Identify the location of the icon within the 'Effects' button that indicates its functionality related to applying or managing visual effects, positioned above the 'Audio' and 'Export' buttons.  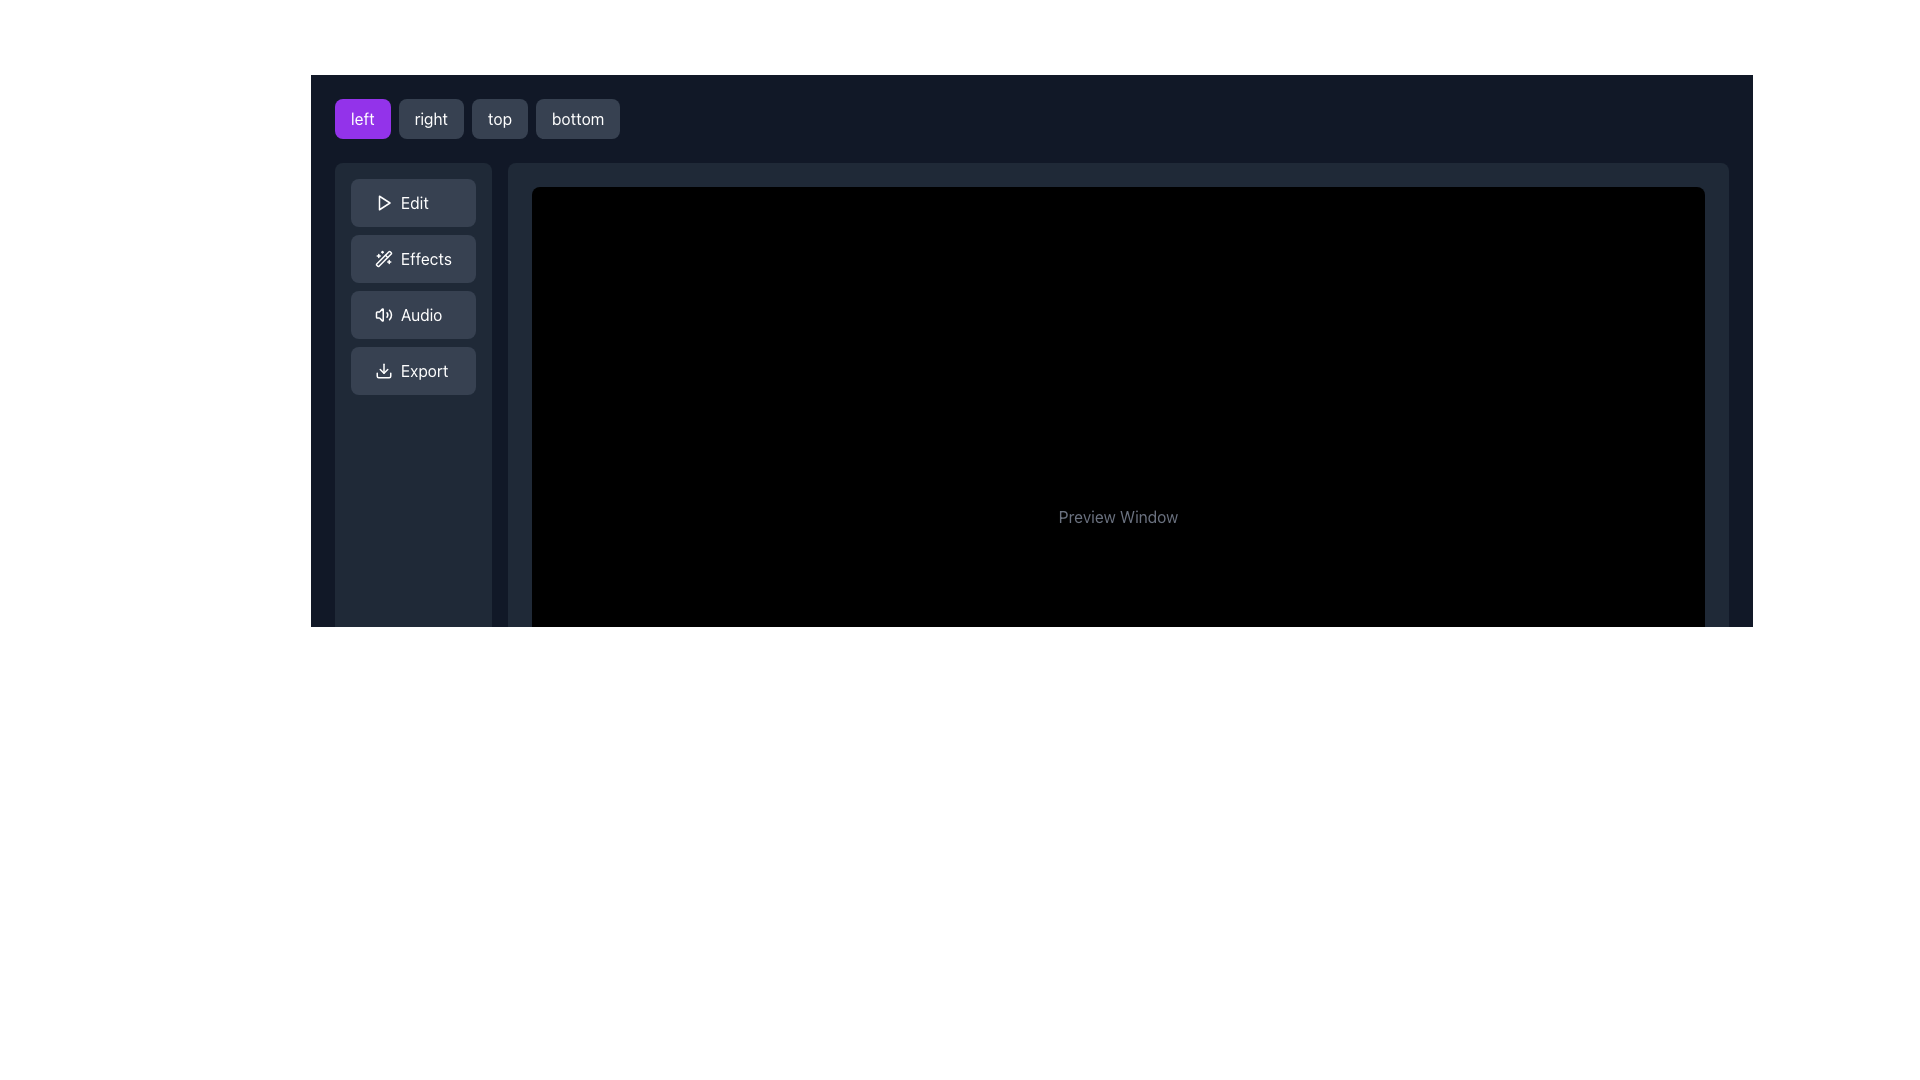
(384, 257).